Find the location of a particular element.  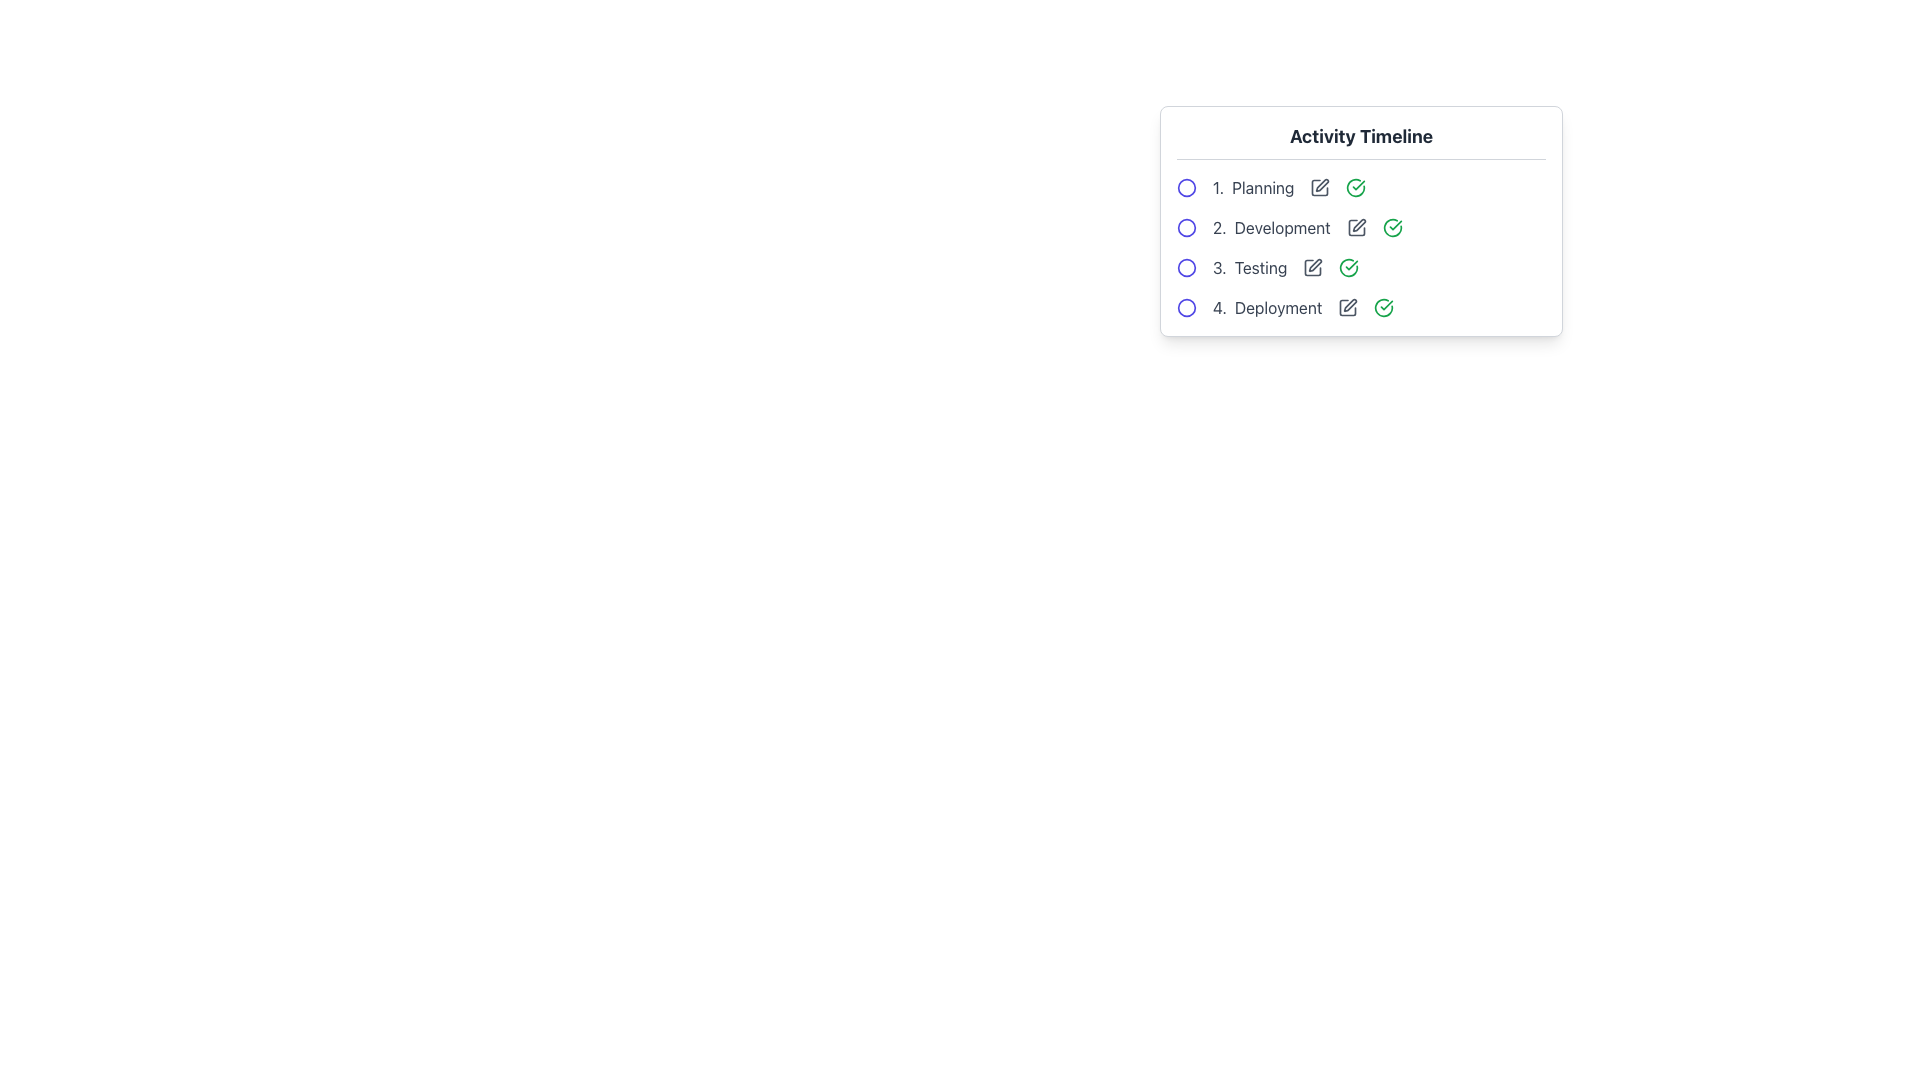

the status of the Circular icon in the 'Activity Timeline' section that precedes the text '3. Testing' is located at coordinates (1186, 266).